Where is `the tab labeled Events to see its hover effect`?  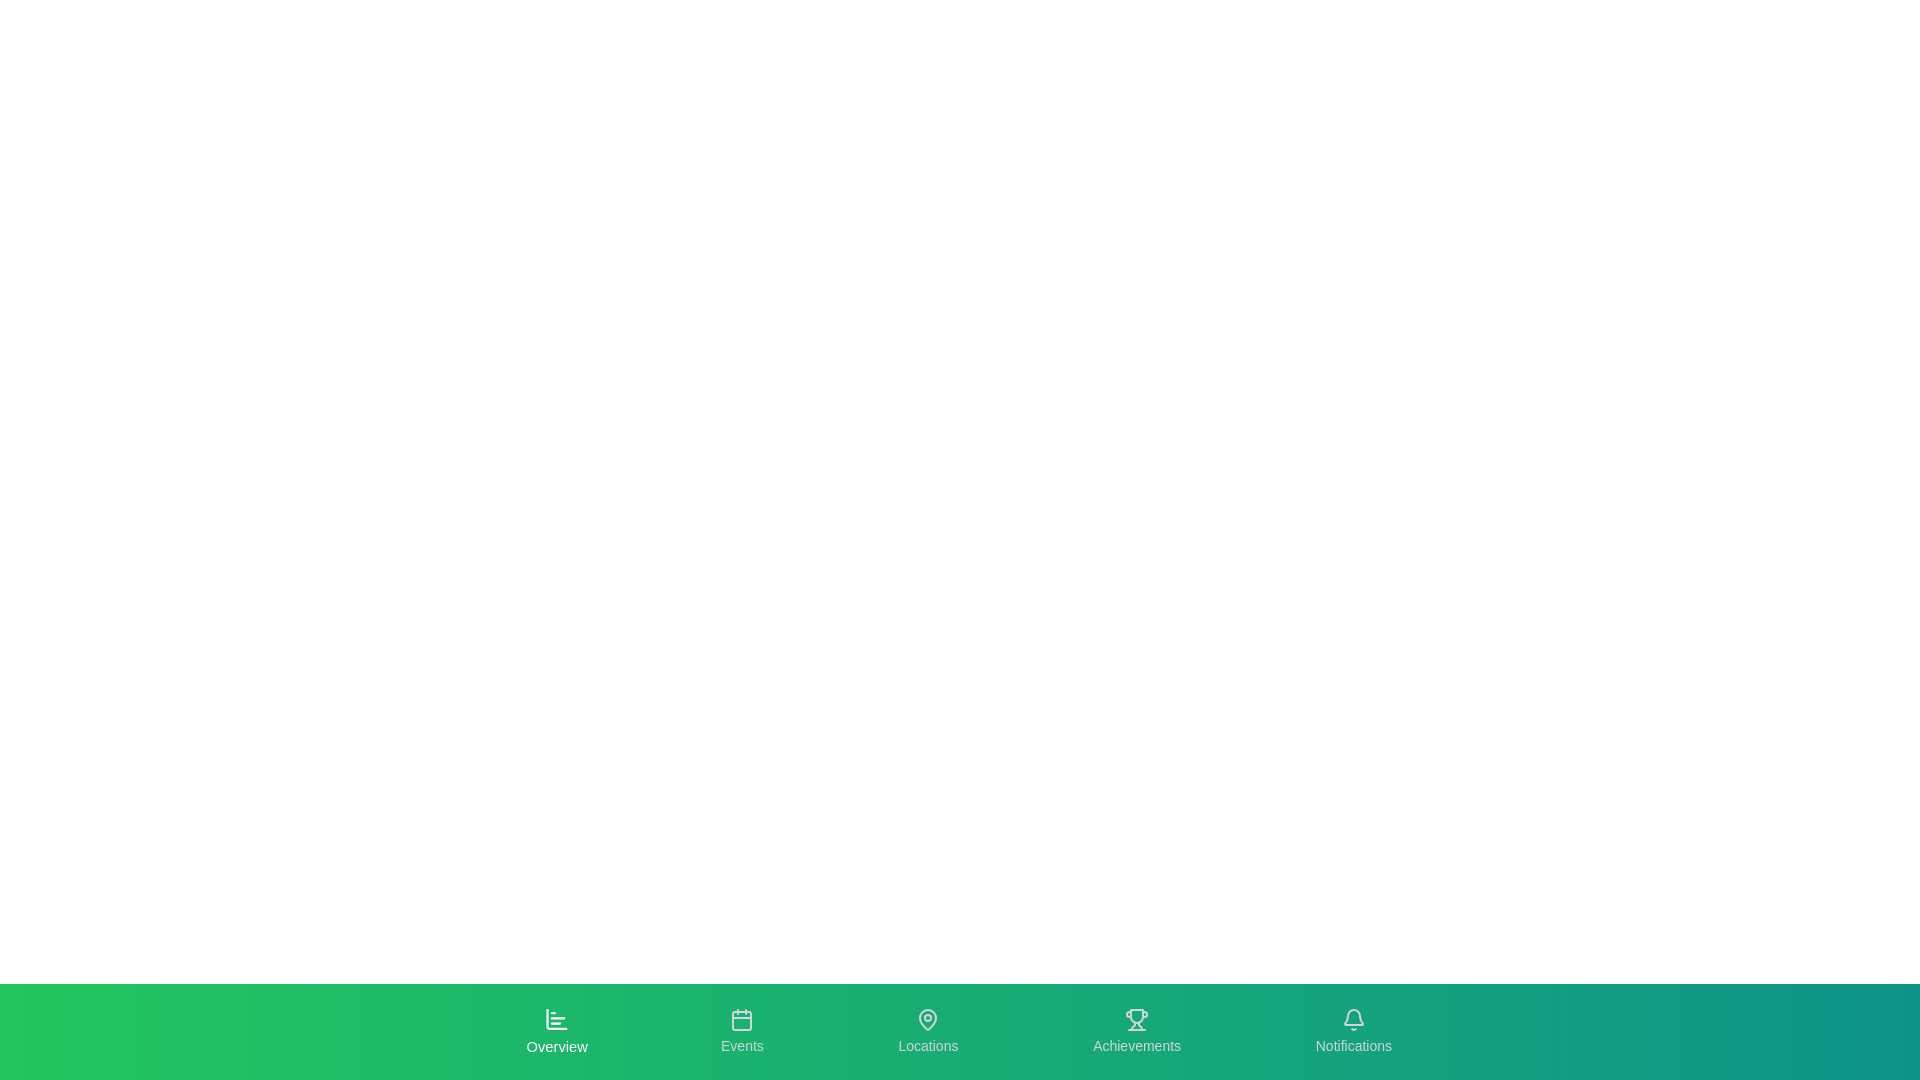 the tab labeled Events to see its hover effect is located at coordinates (741, 1032).